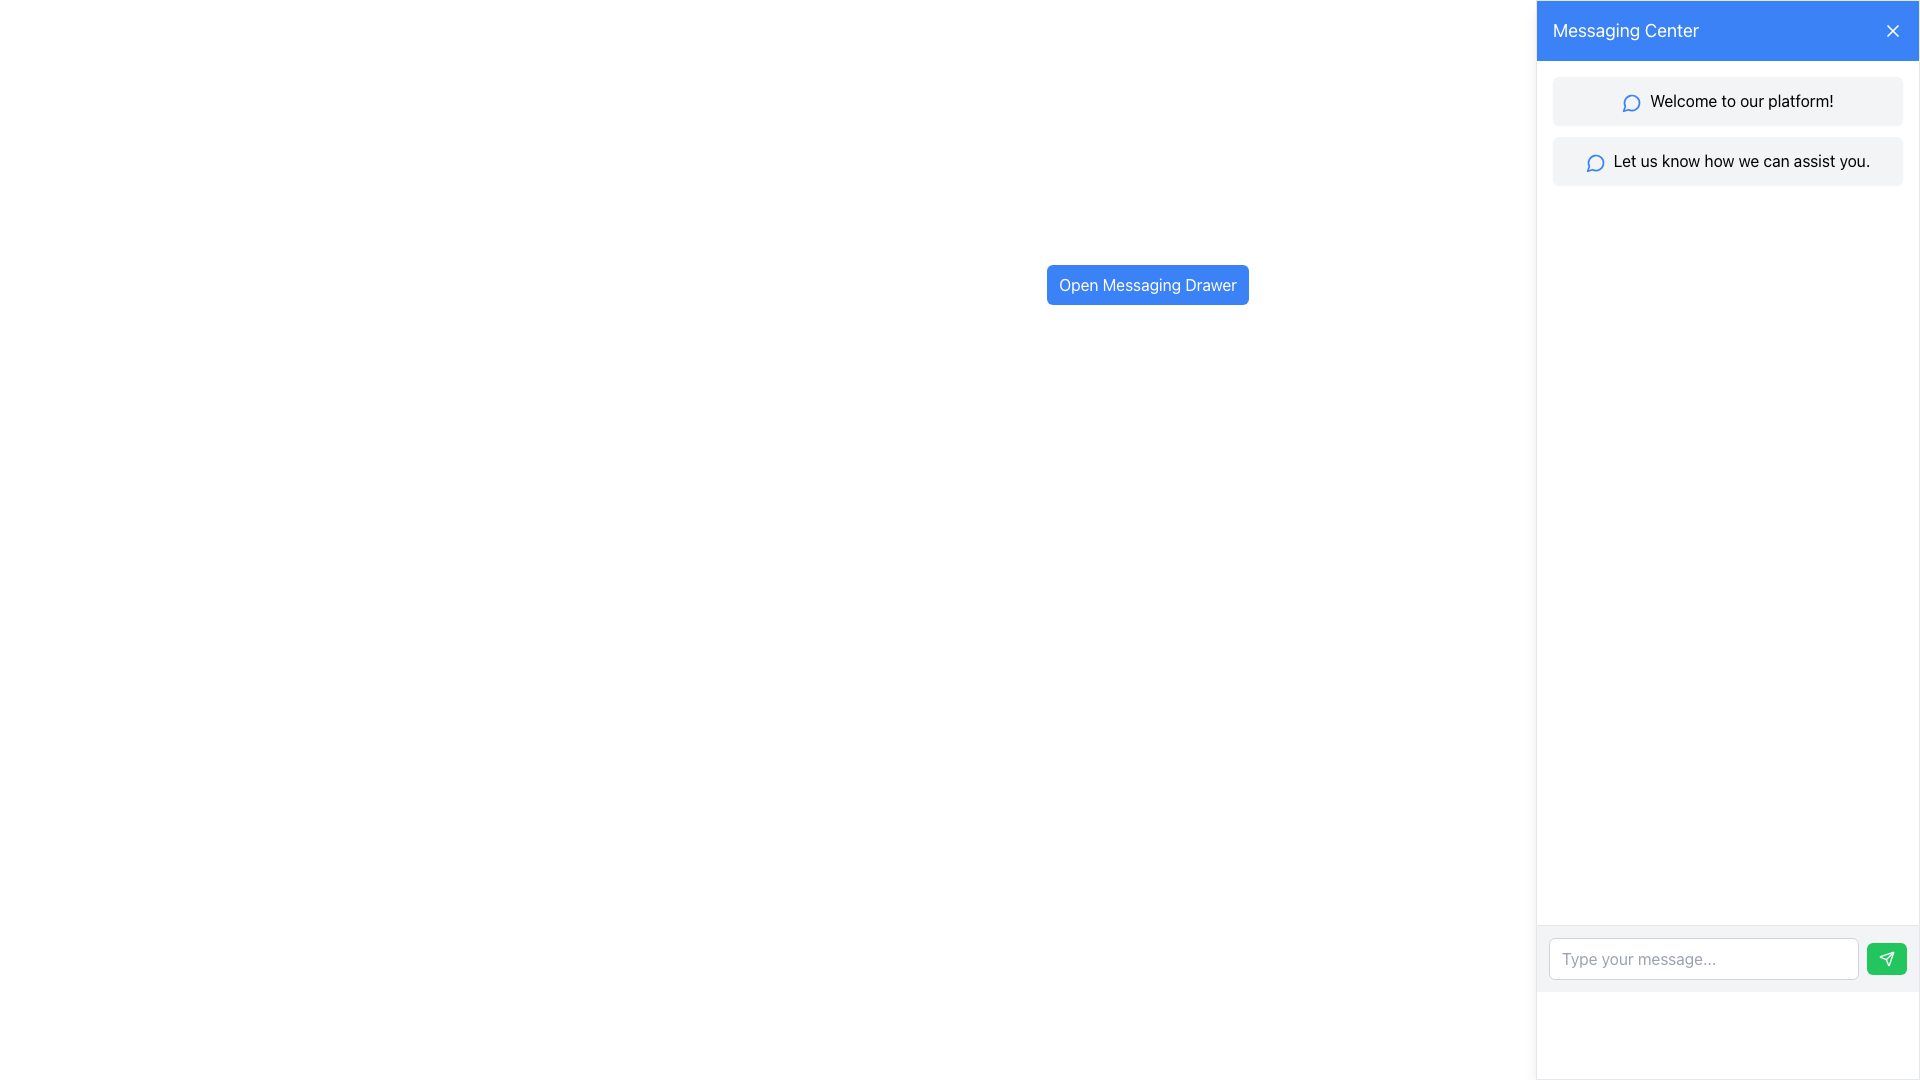  Describe the element at coordinates (1147, 285) in the screenshot. I see `the rectangular button with a blue background and white text that reads 'Open Messaging Drawer'` at that location.